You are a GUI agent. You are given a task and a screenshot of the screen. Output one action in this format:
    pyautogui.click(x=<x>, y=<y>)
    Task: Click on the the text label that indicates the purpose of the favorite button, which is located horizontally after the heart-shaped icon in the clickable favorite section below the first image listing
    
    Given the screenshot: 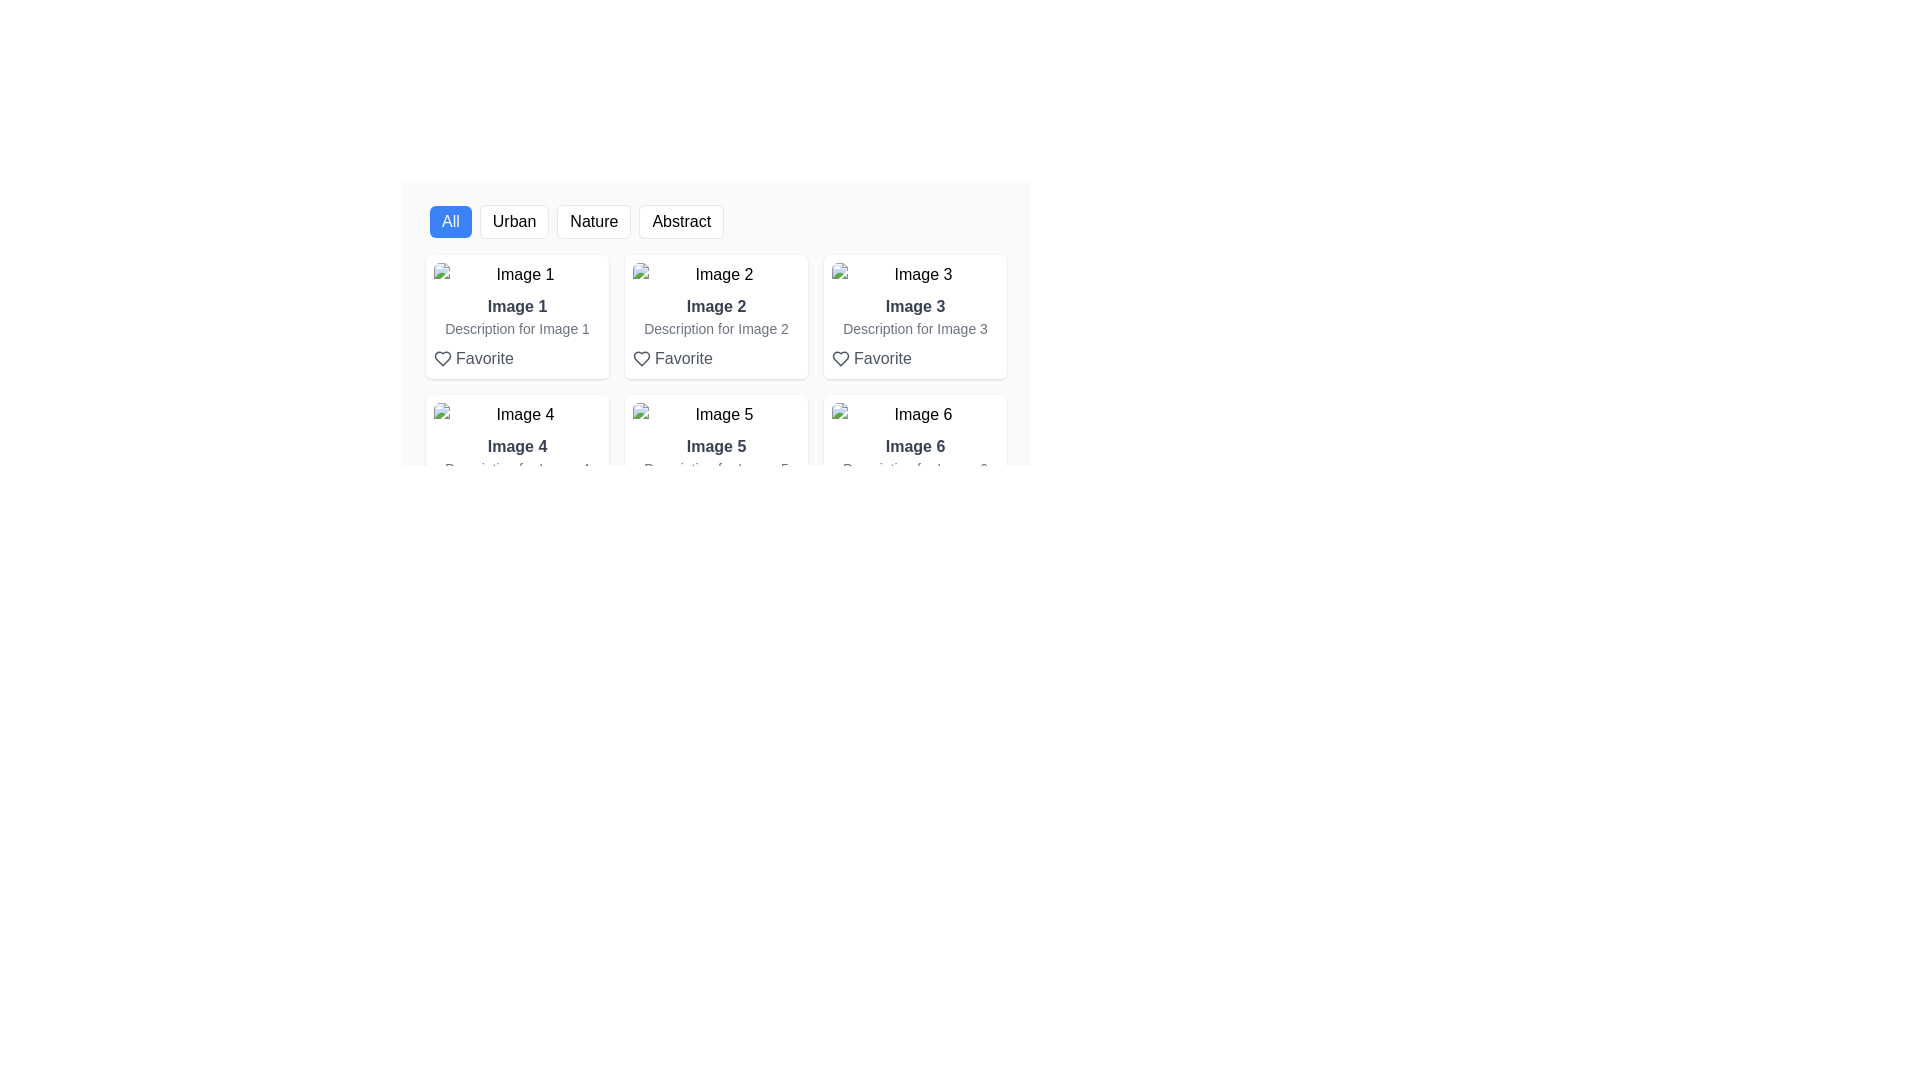 What is the action you would take?
    pyautogui.click(x=484, y=357)
    